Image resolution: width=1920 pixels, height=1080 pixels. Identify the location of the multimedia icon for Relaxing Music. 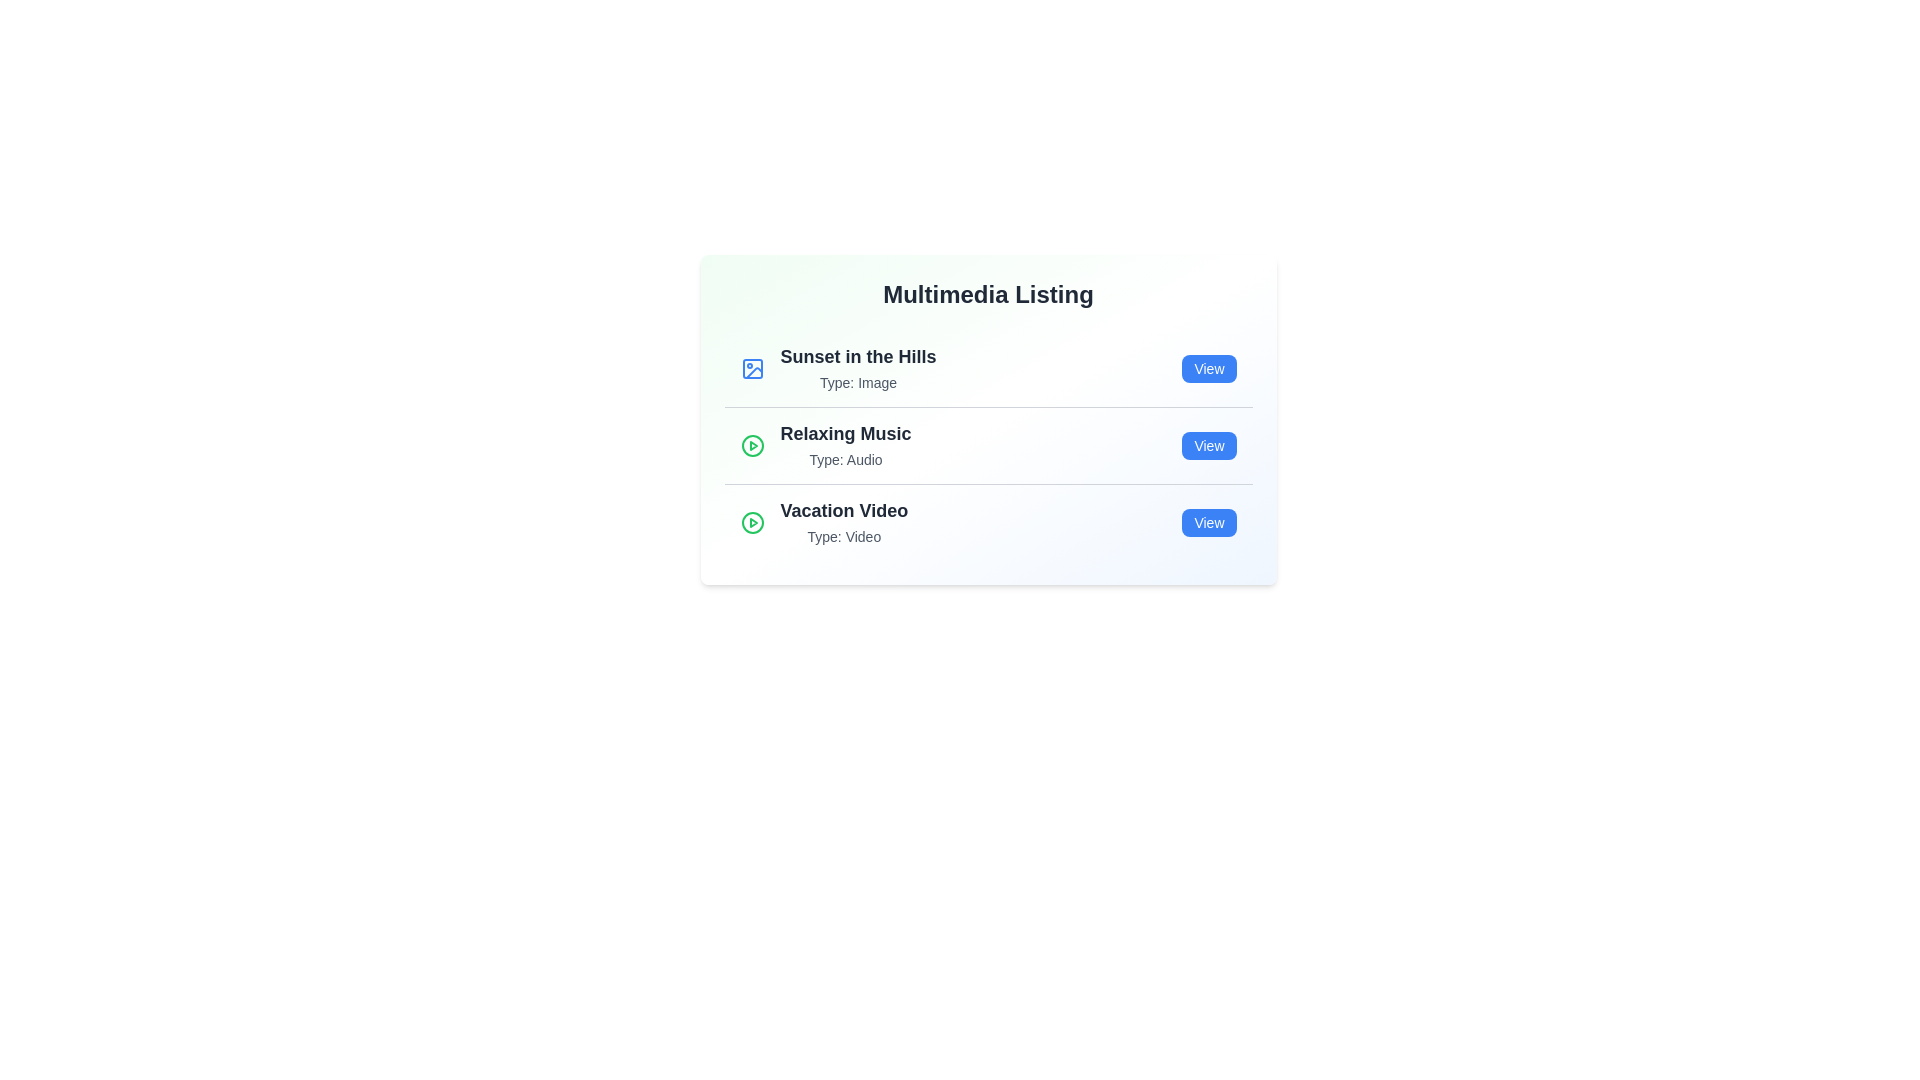
(751, 445).